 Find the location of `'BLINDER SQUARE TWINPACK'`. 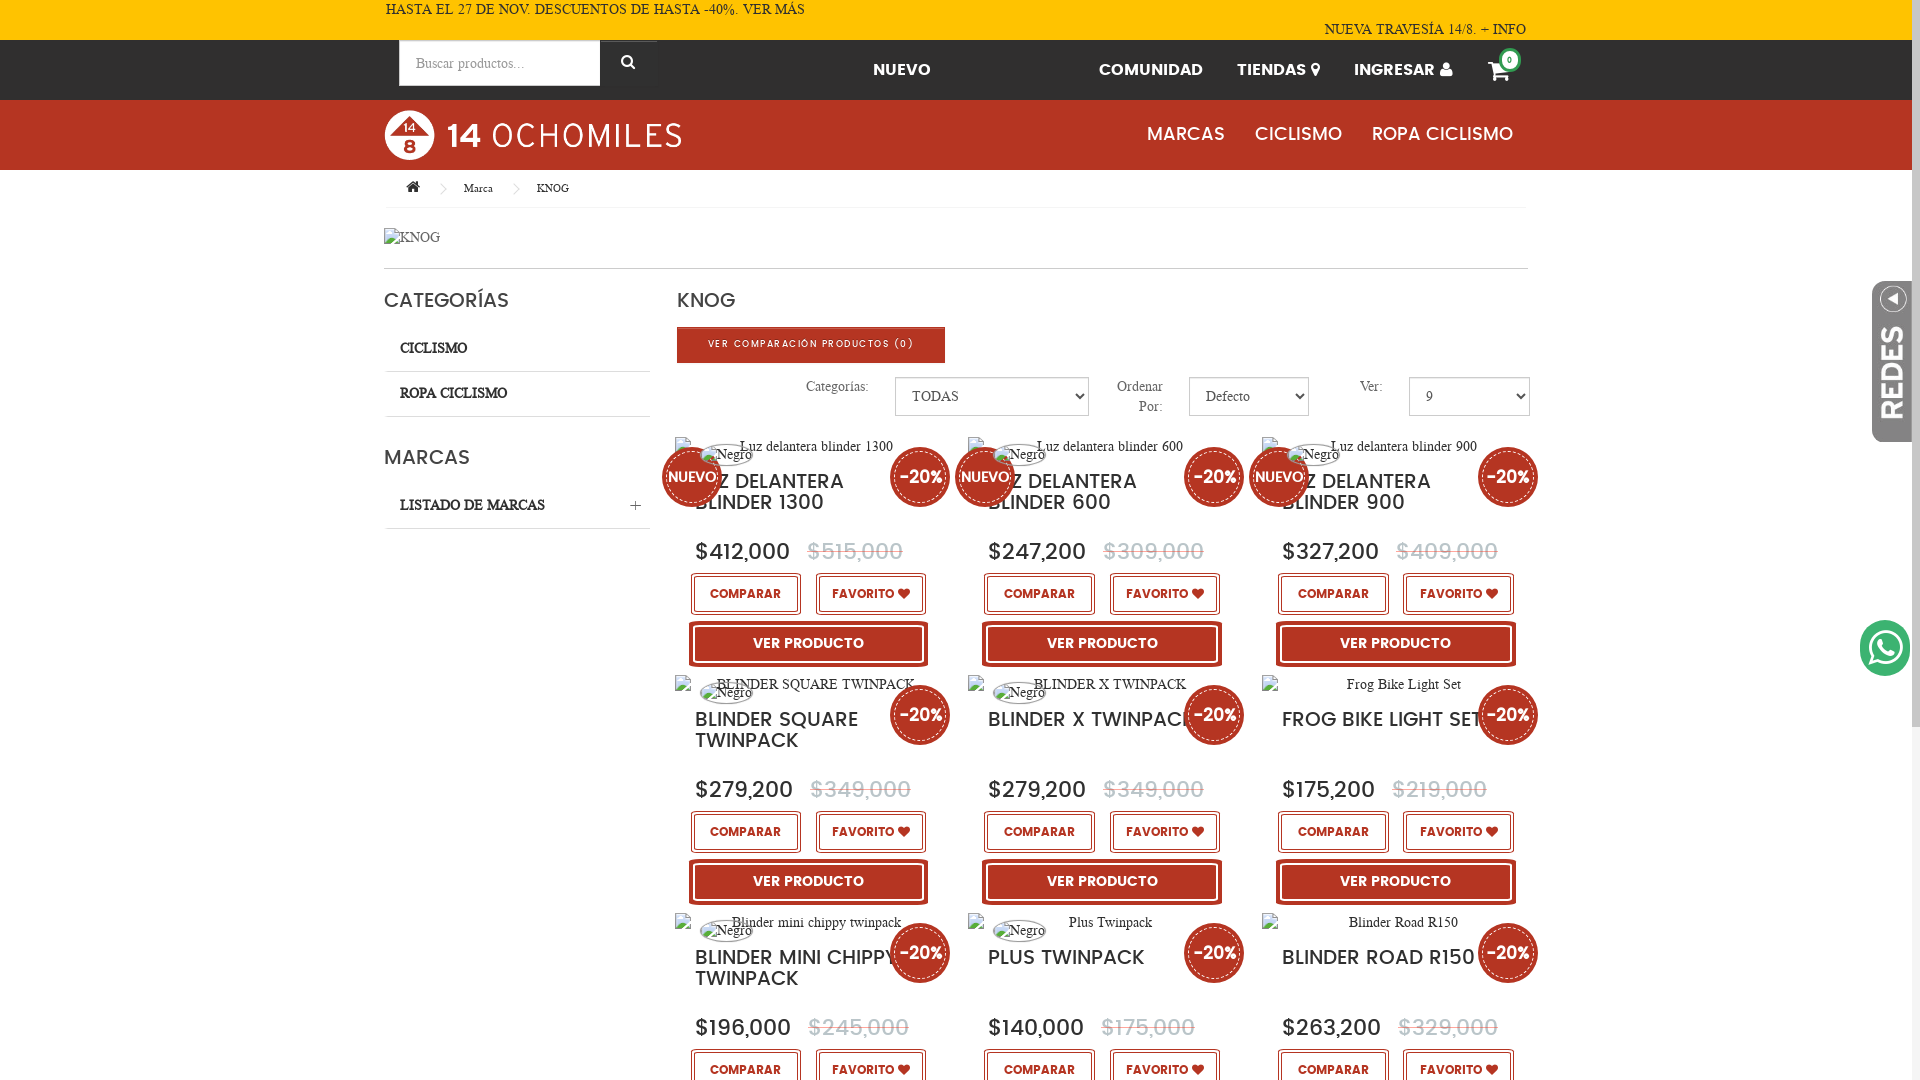

'BLINDER SQUARE TWINPACK' is located at coordinates (808, 682).